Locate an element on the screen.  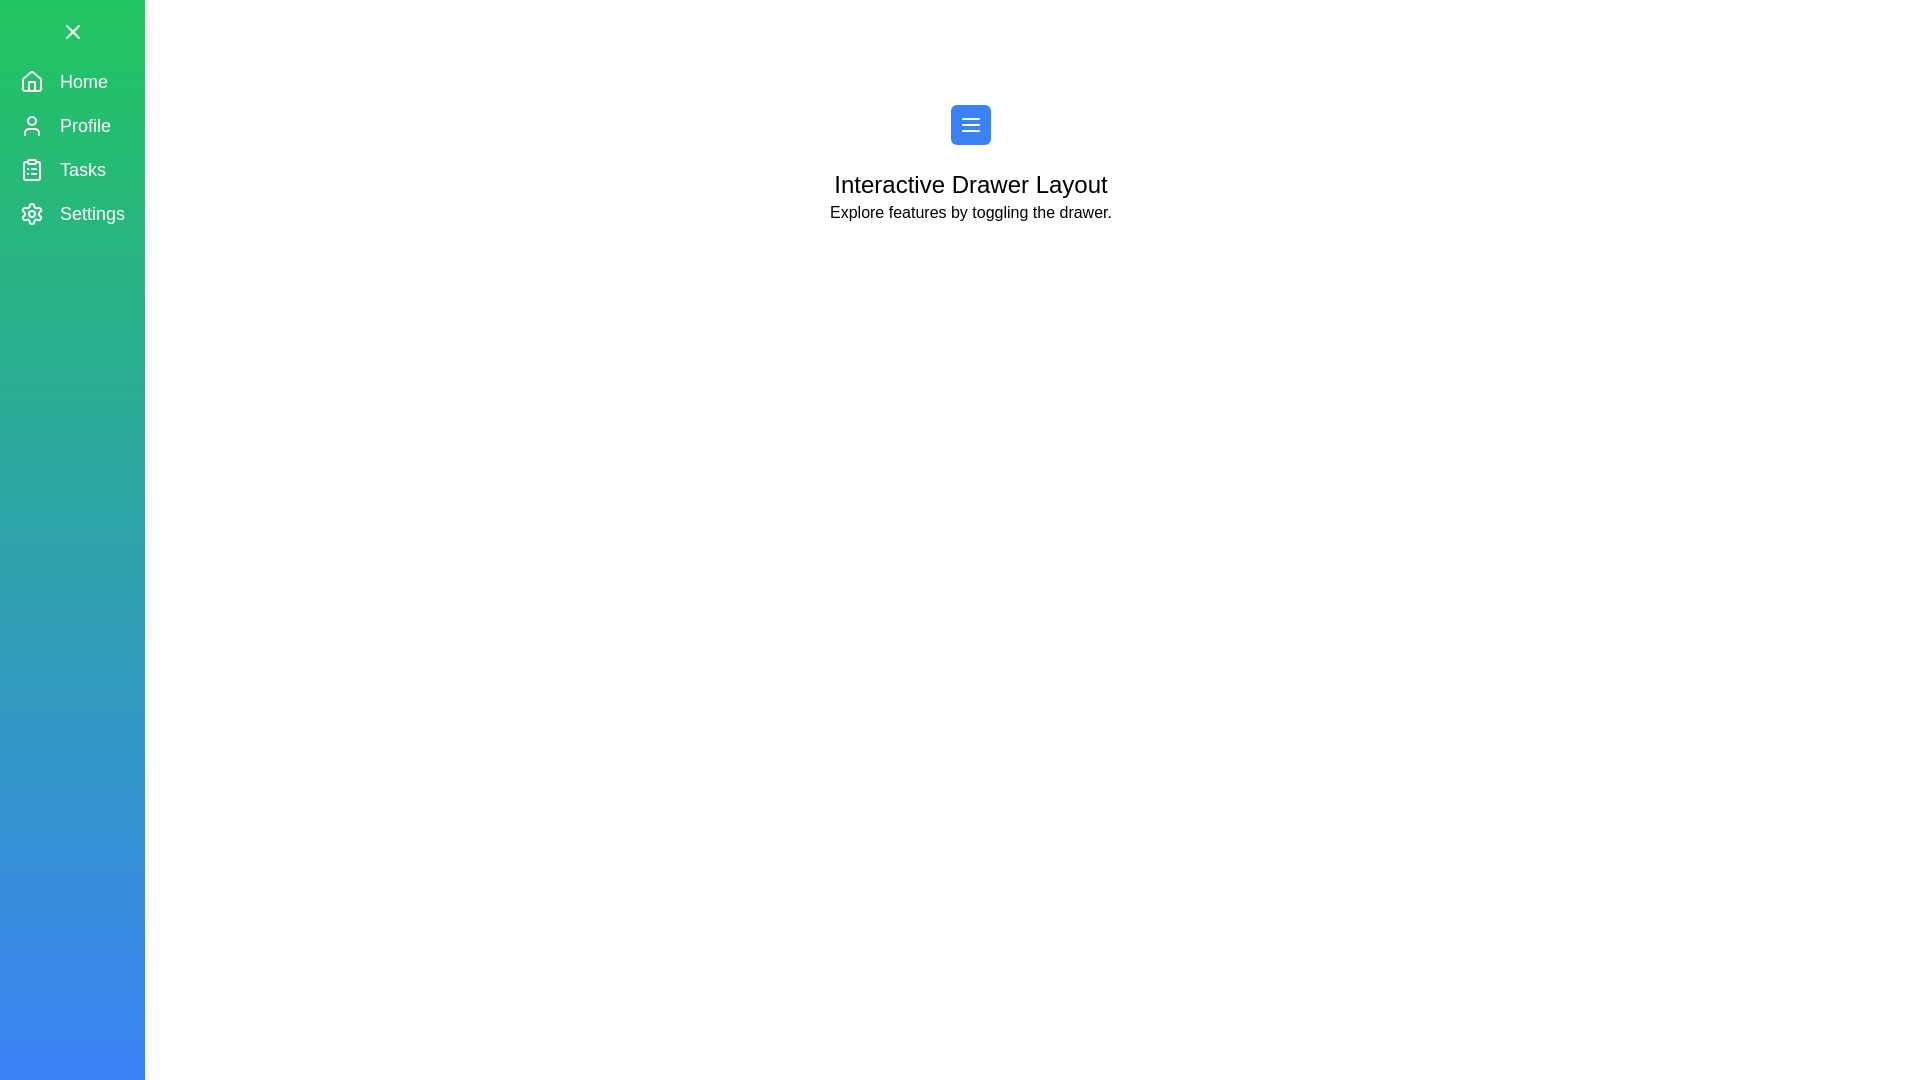
the close button at the top-left corner of the drawer to close it is located at coordinates (72, 31).